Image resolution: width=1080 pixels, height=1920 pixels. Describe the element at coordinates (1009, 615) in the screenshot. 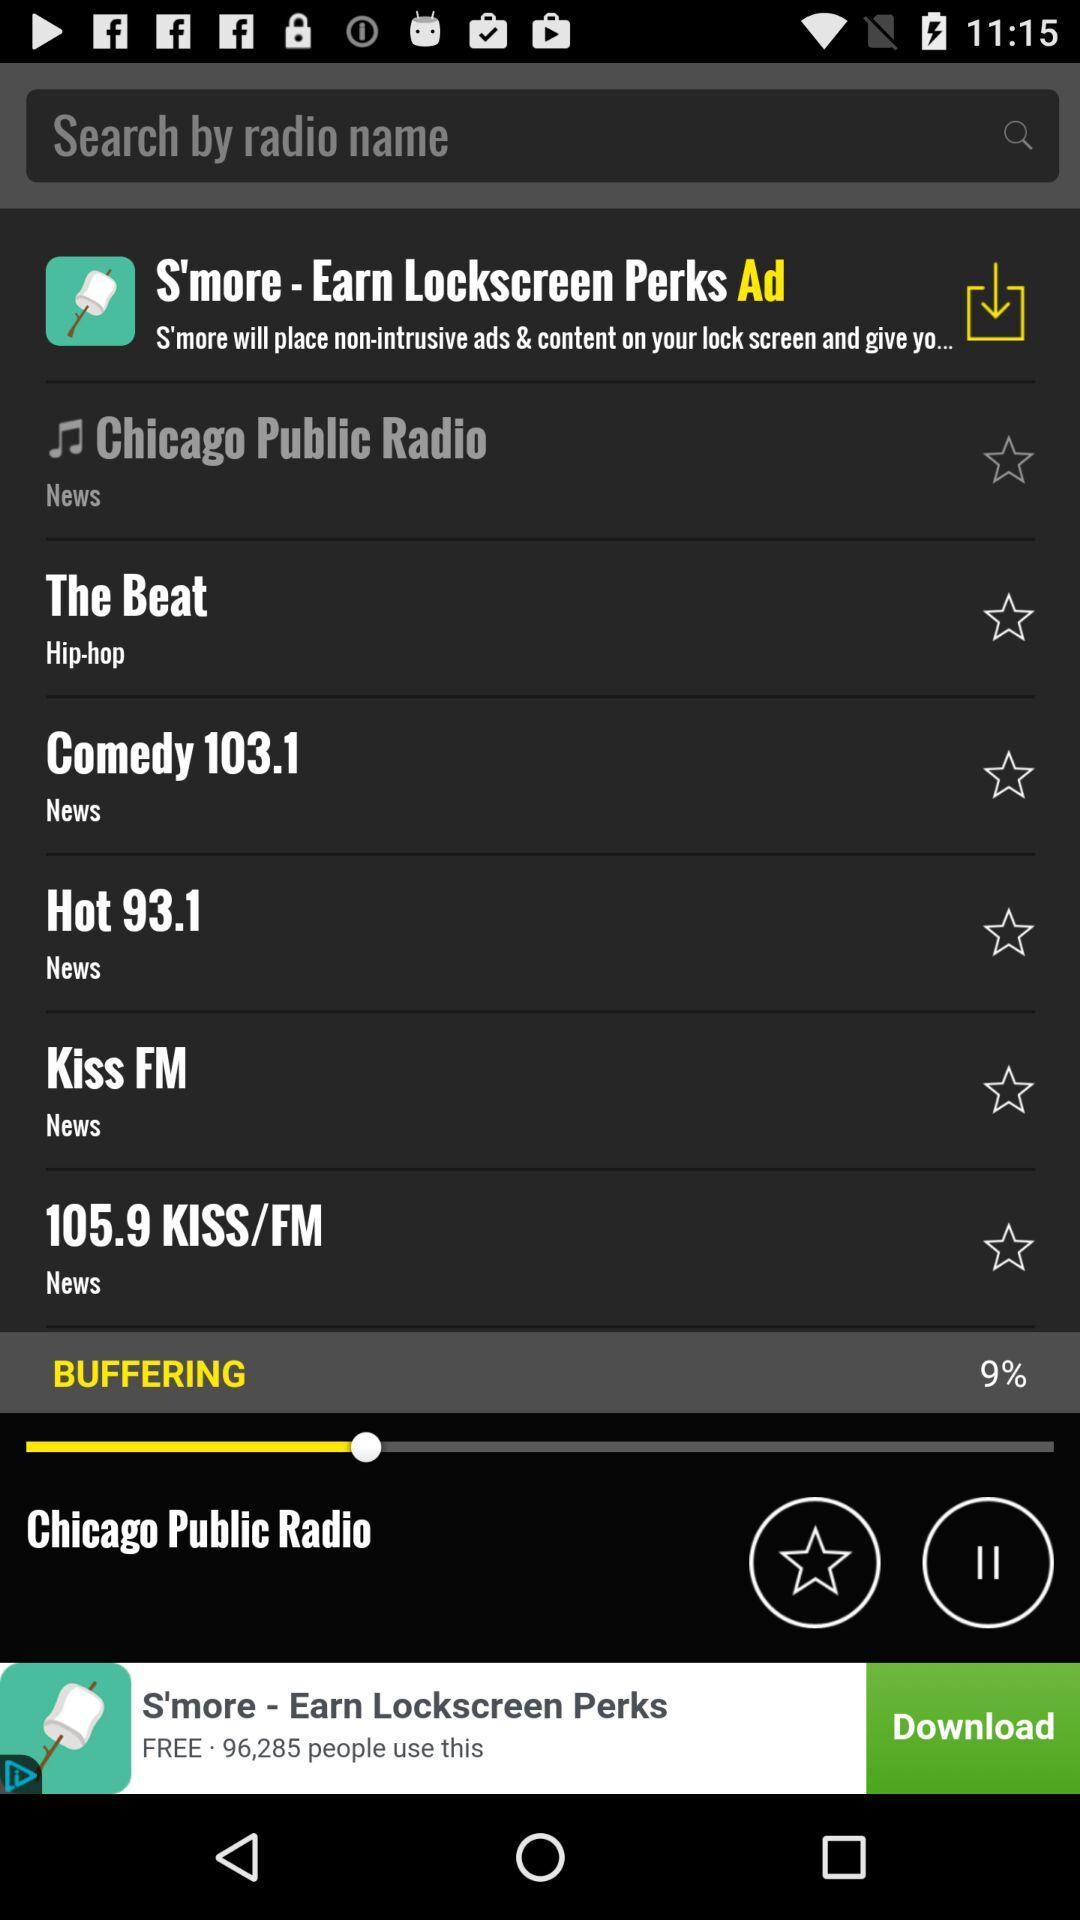

I see `the star right to the beat` at that location.